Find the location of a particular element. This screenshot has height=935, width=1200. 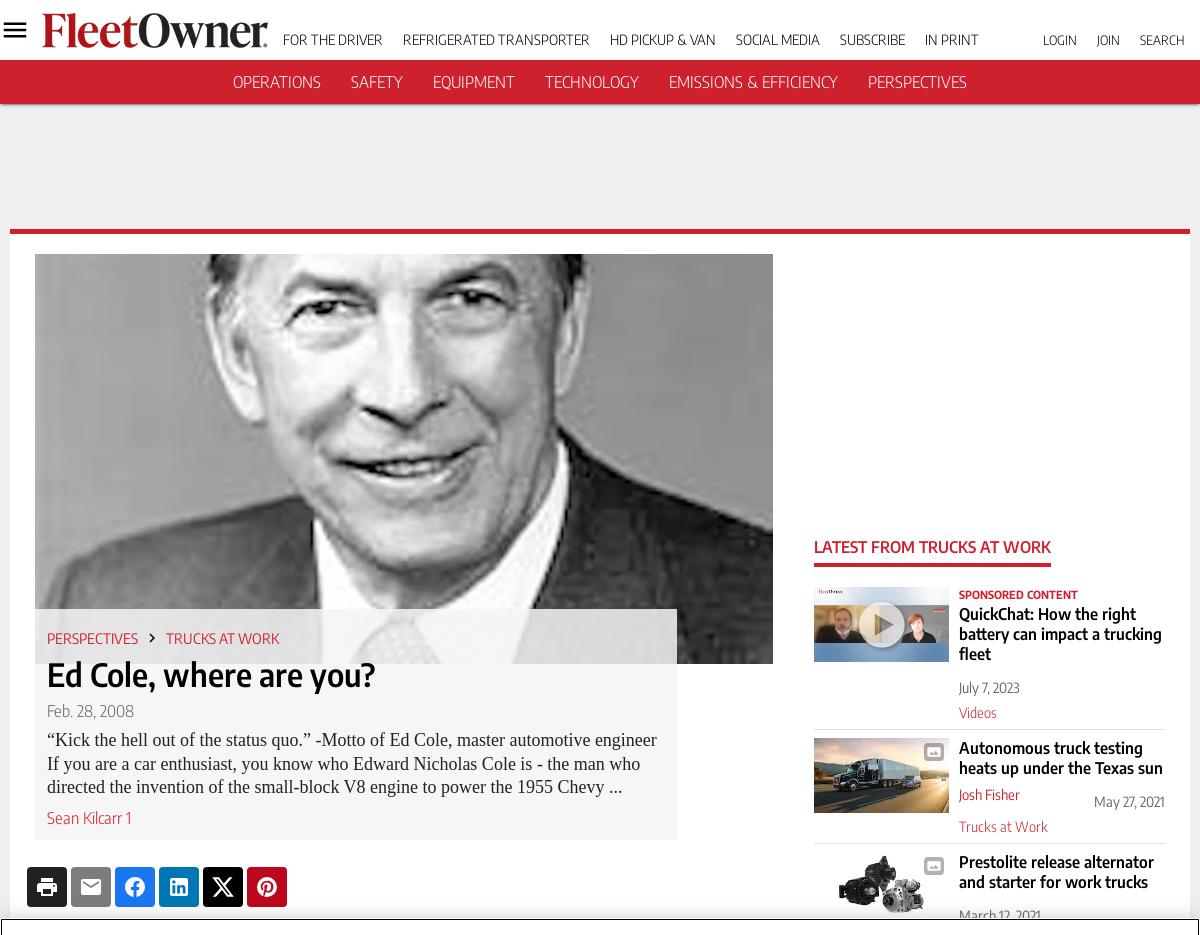

'Photo: Aurora' is located at coordinates (887, 752).